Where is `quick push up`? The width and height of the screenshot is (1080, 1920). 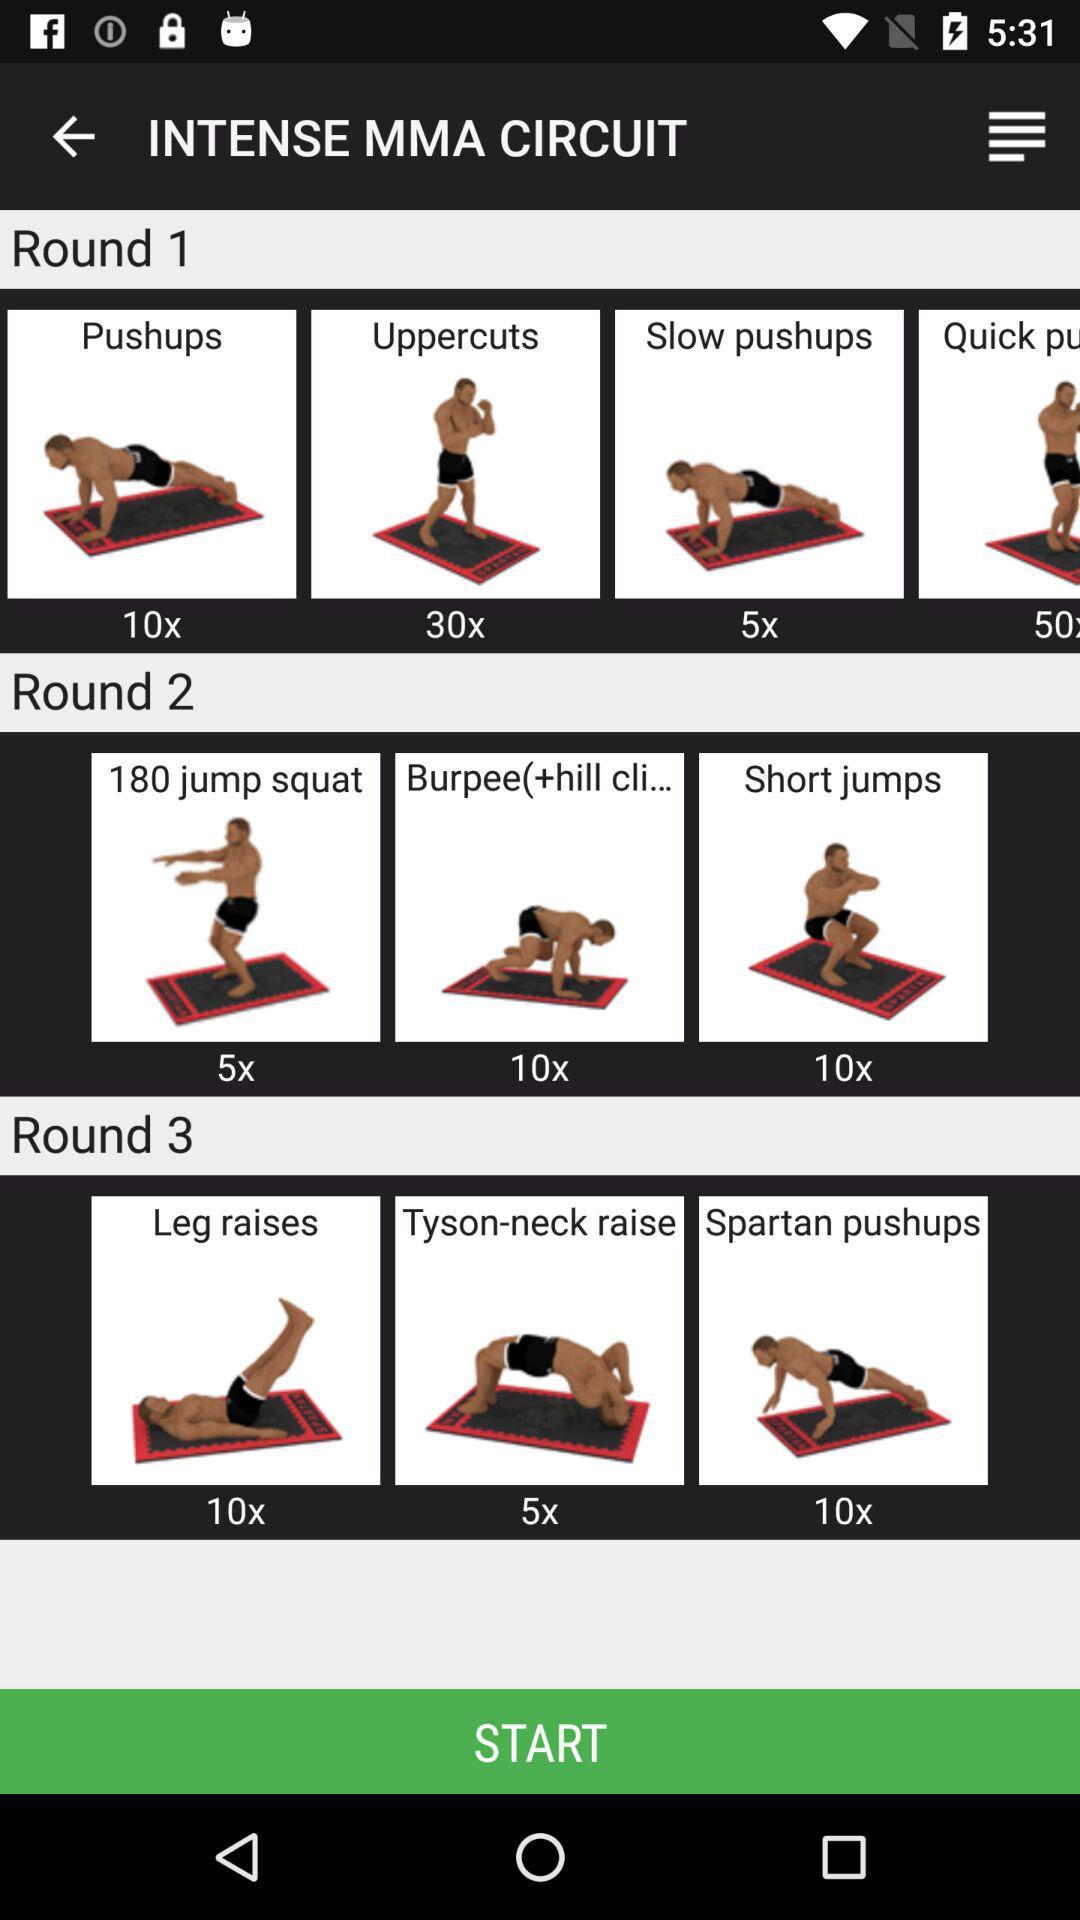 quick push up is located at coordinates (1011, 477).